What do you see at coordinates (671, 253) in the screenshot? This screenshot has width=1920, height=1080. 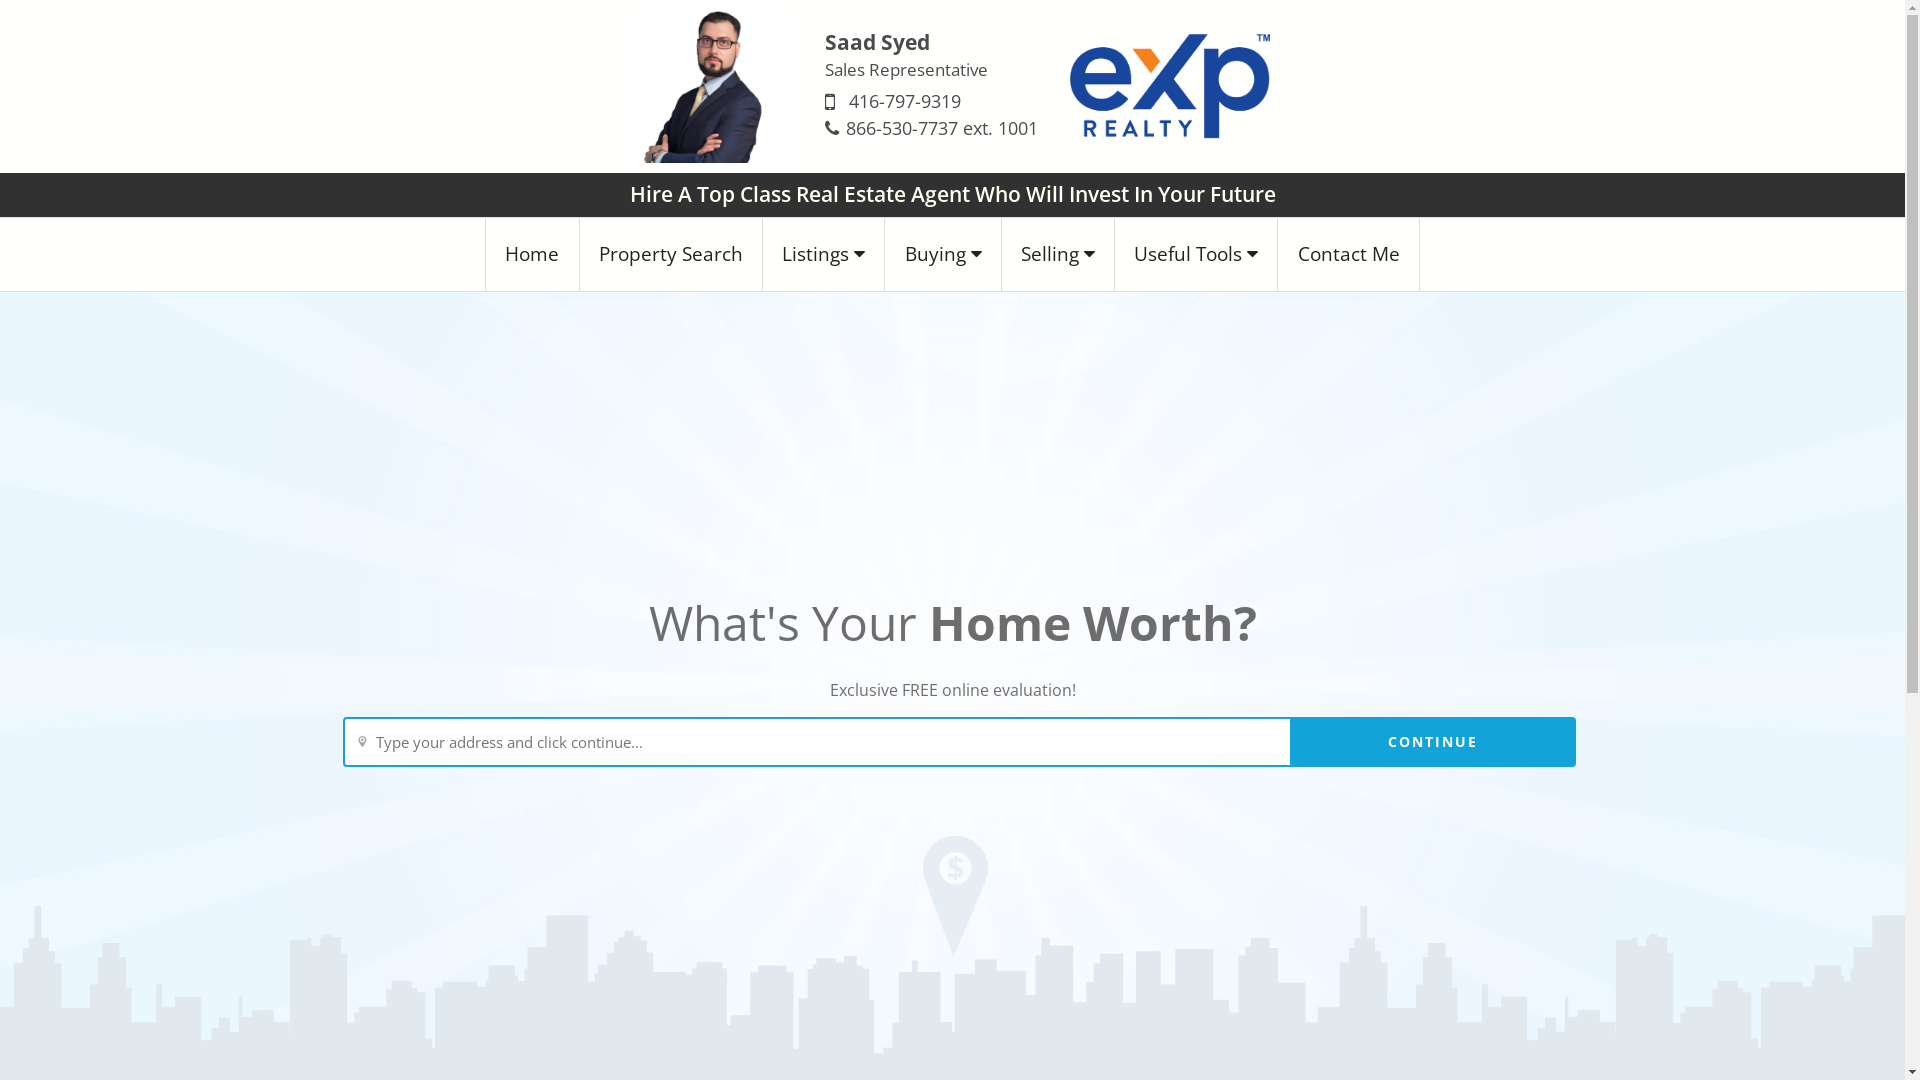 I see `'Property Search'` at bounding box center [671, 253].